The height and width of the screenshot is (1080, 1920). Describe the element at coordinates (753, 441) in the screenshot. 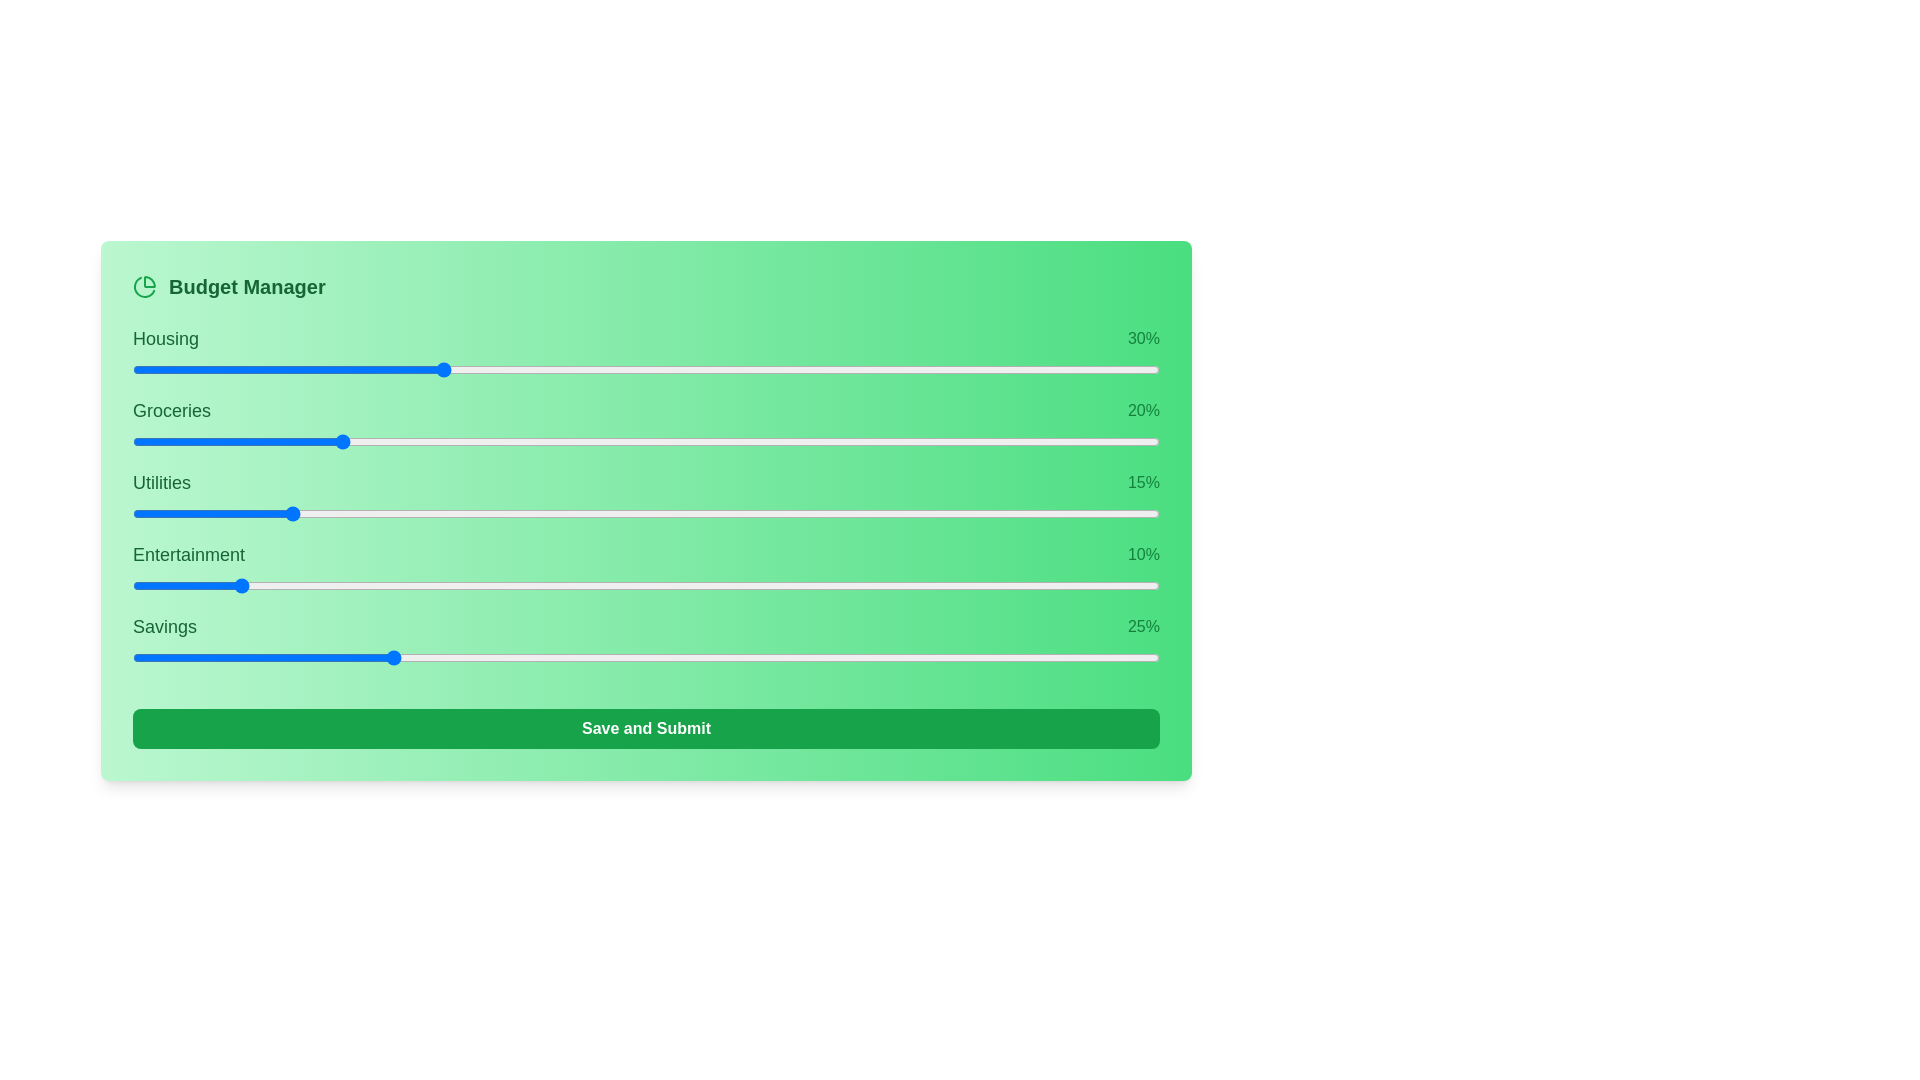

I see `the slider for 1 to 21% allocation` at that location.